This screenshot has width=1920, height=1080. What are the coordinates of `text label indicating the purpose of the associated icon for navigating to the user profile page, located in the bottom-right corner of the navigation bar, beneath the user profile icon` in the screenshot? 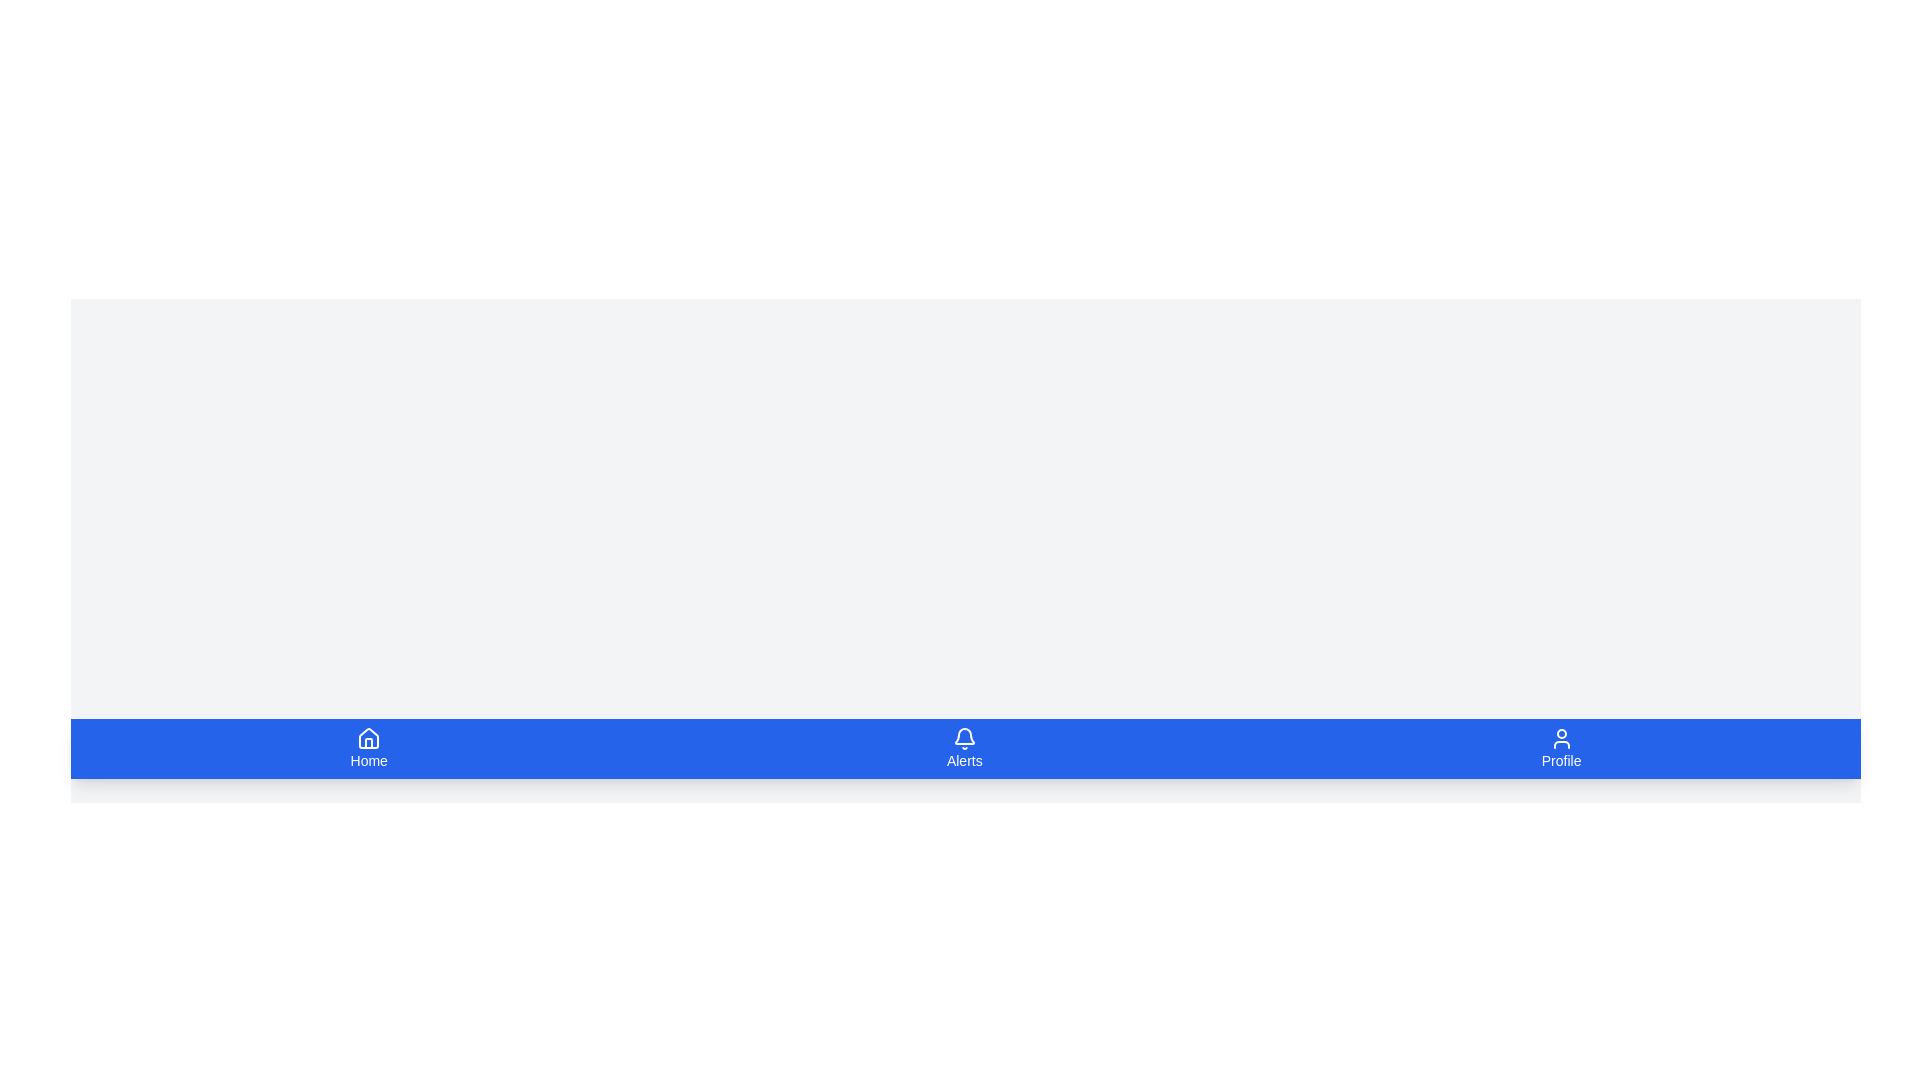 It's located at (1560, 760).